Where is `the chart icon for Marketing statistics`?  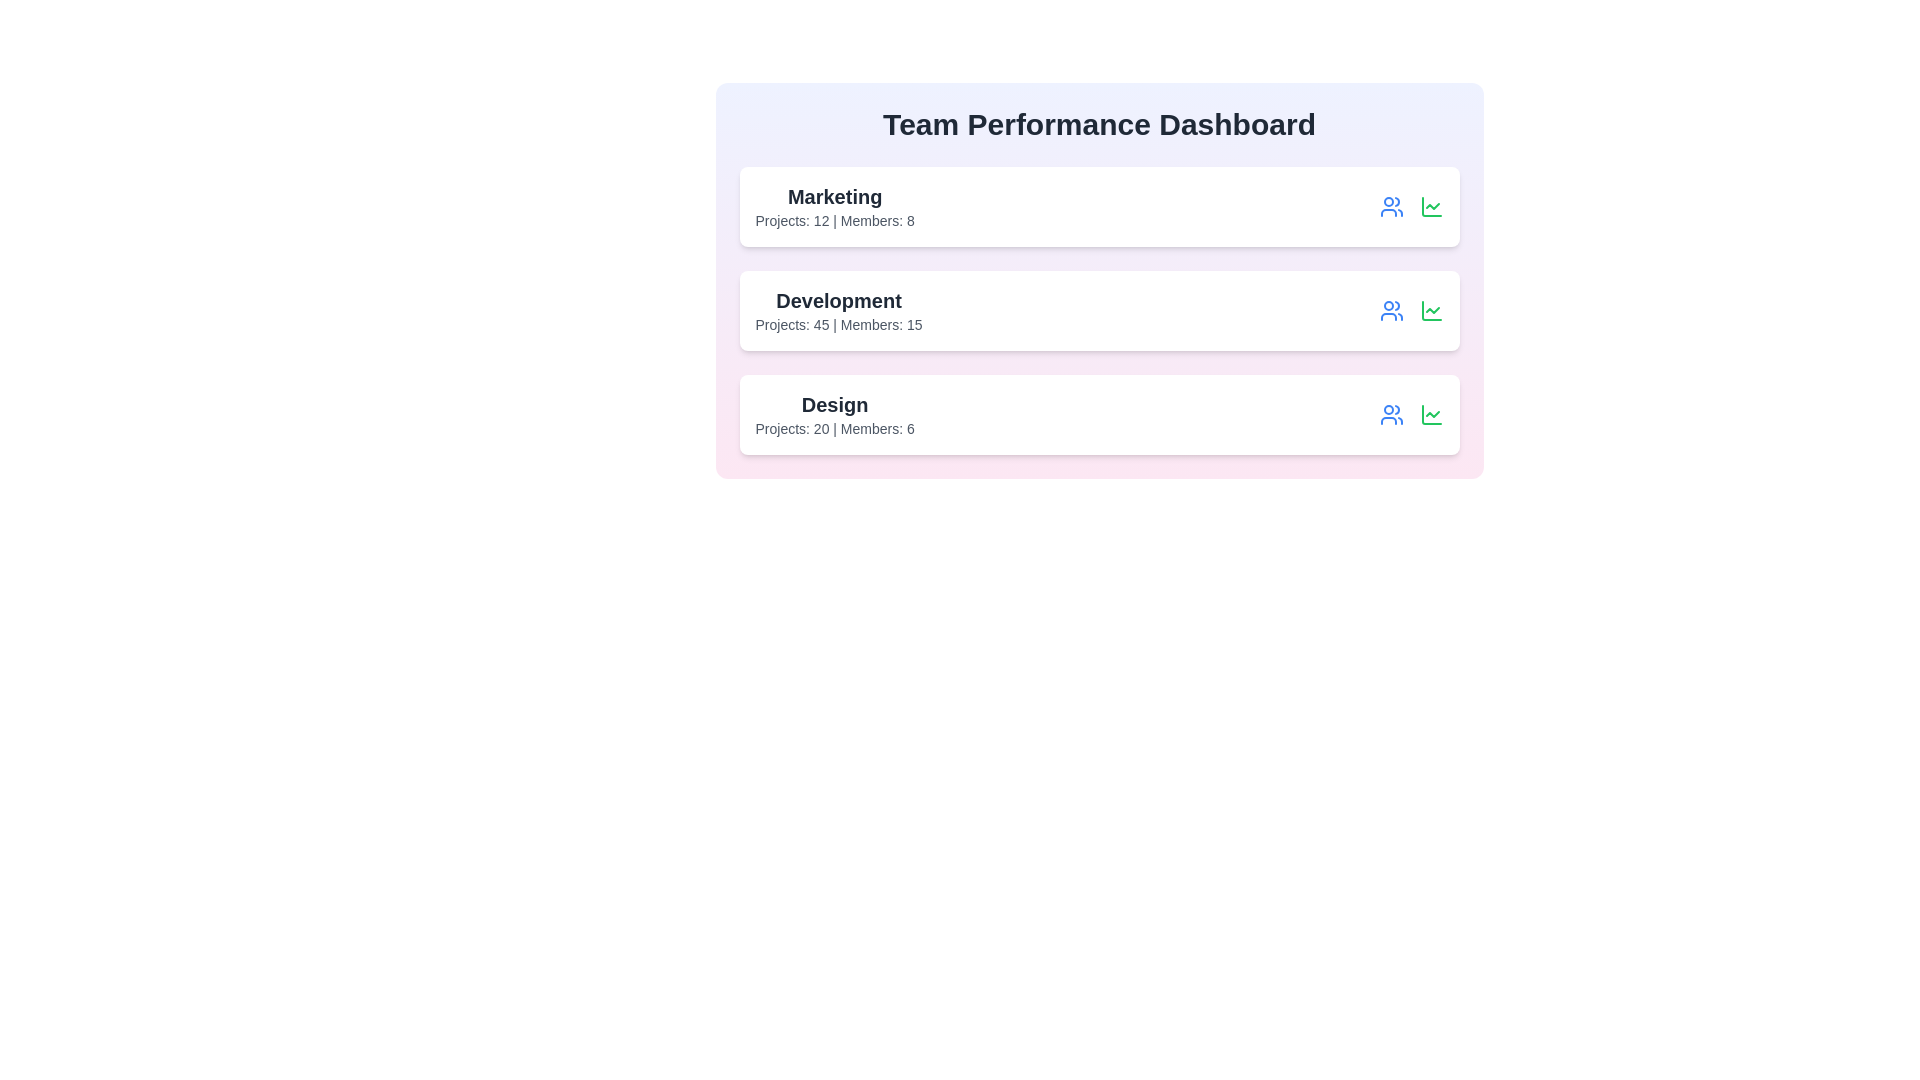
the chart icon for Marketing statistics is located at coordinates (1430, 207).